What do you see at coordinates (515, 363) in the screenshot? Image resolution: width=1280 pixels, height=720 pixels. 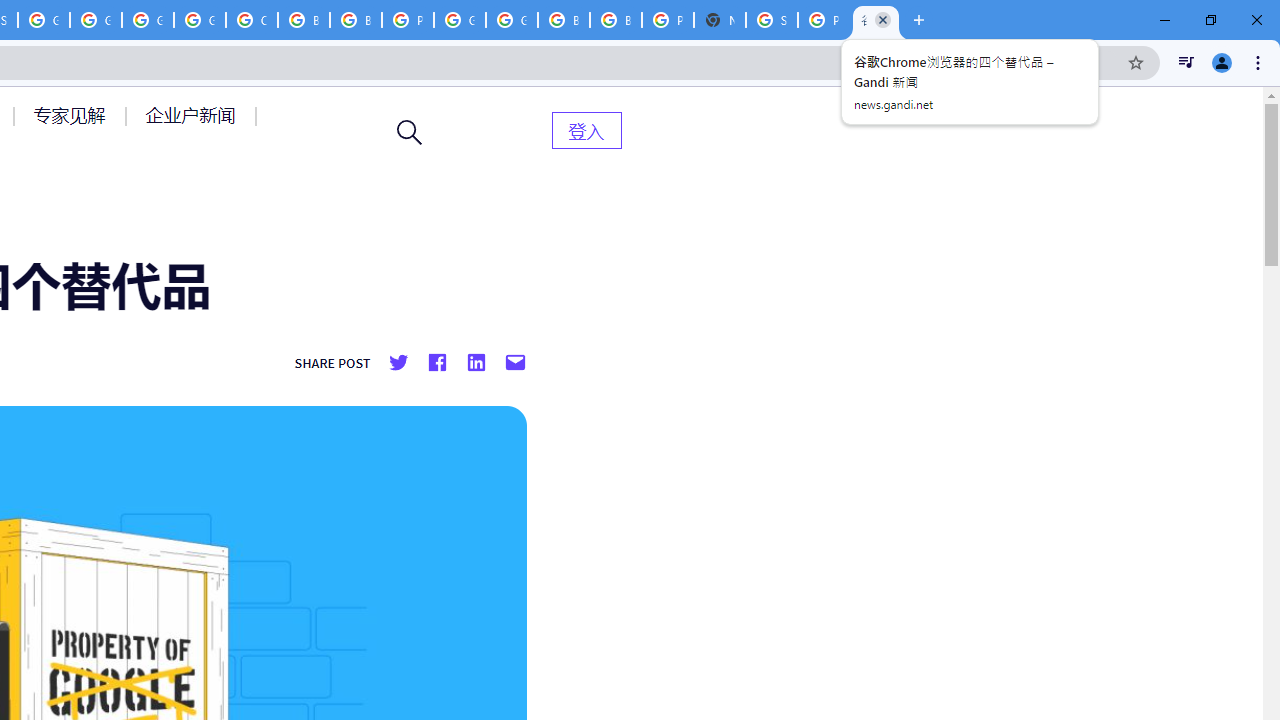 I see `'Share by mail'` at bounding box center [515, 363].